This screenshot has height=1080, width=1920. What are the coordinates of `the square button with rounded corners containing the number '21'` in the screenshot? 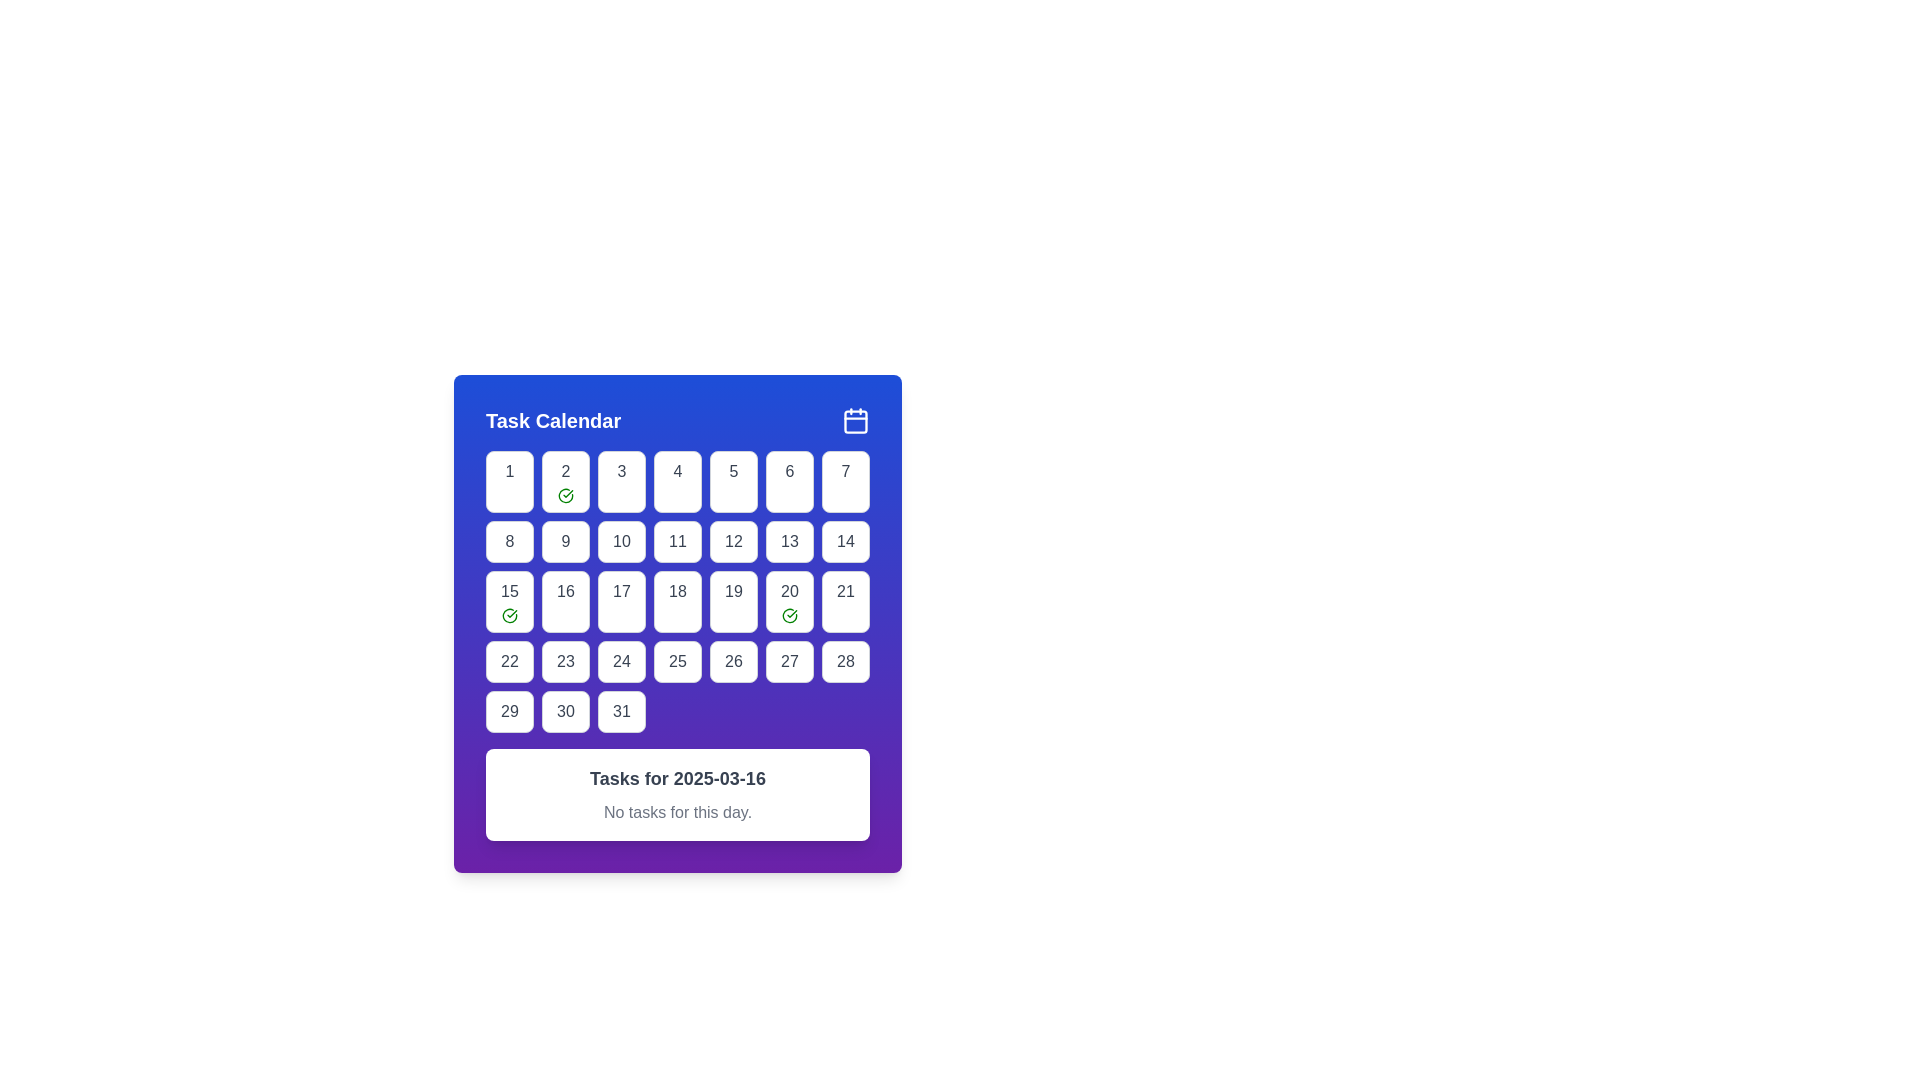 It's located at (845, 600).